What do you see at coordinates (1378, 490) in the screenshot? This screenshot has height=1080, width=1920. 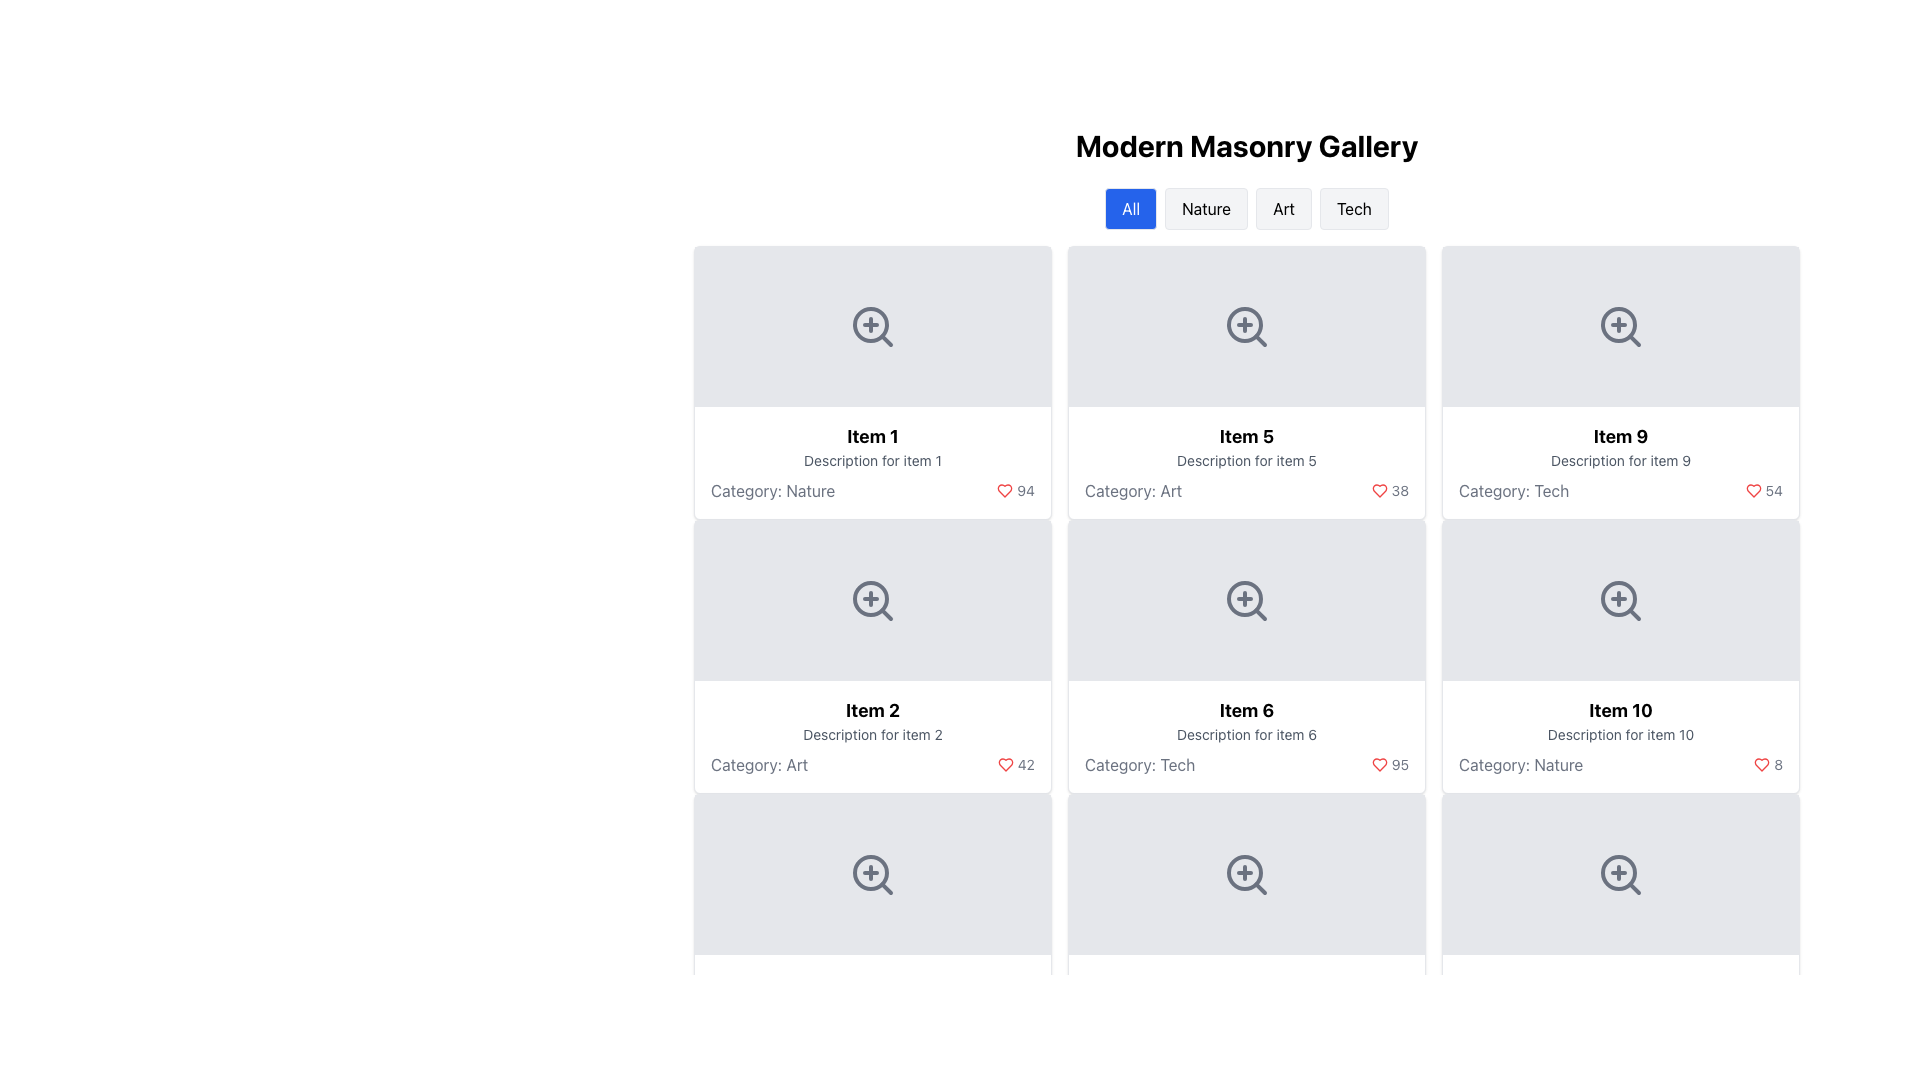 I see `the heart-shaped icon indicating 'like' for 'Item 9', which is located at the top right corner of its grid cell` at bounding box center [1378, 490].